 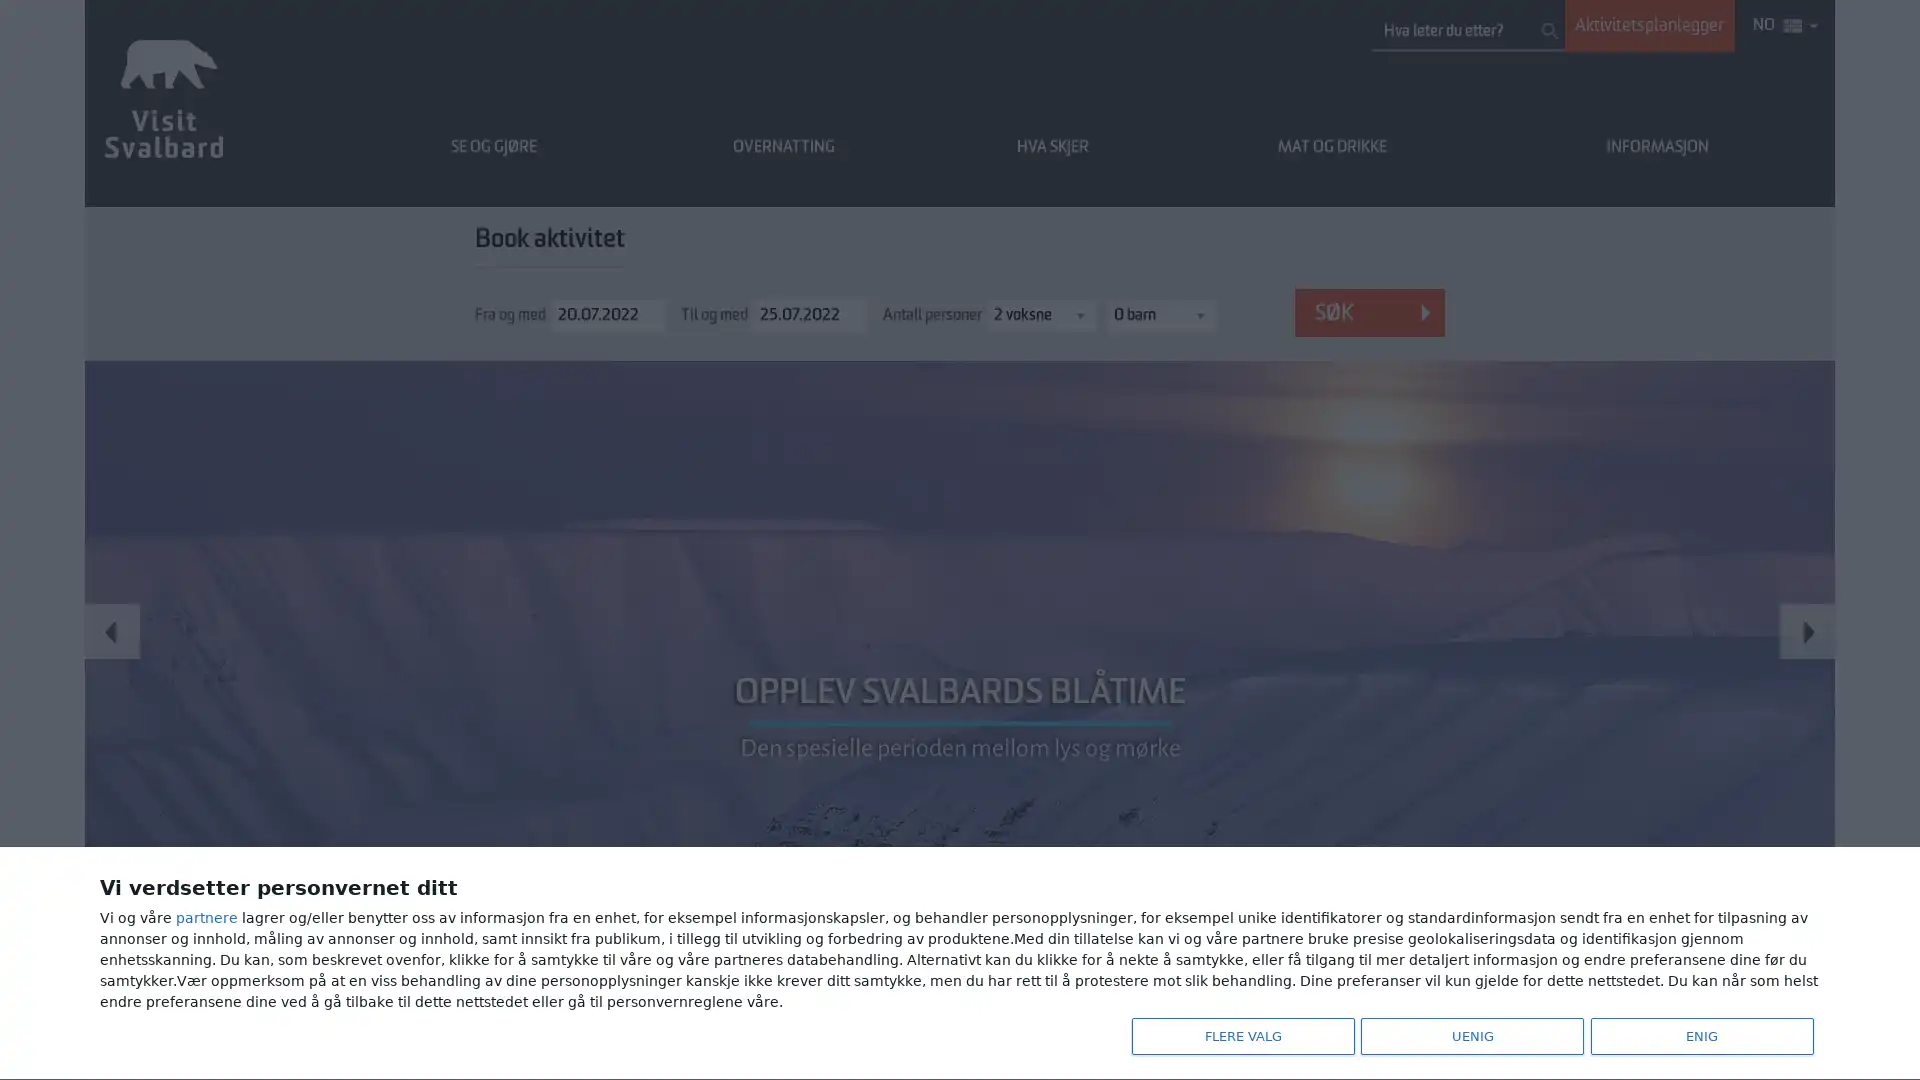 What do you see at coordinates (1468, 1034) in the screenshot?
I see `UENIG` at bounding box center [1468, 1034].